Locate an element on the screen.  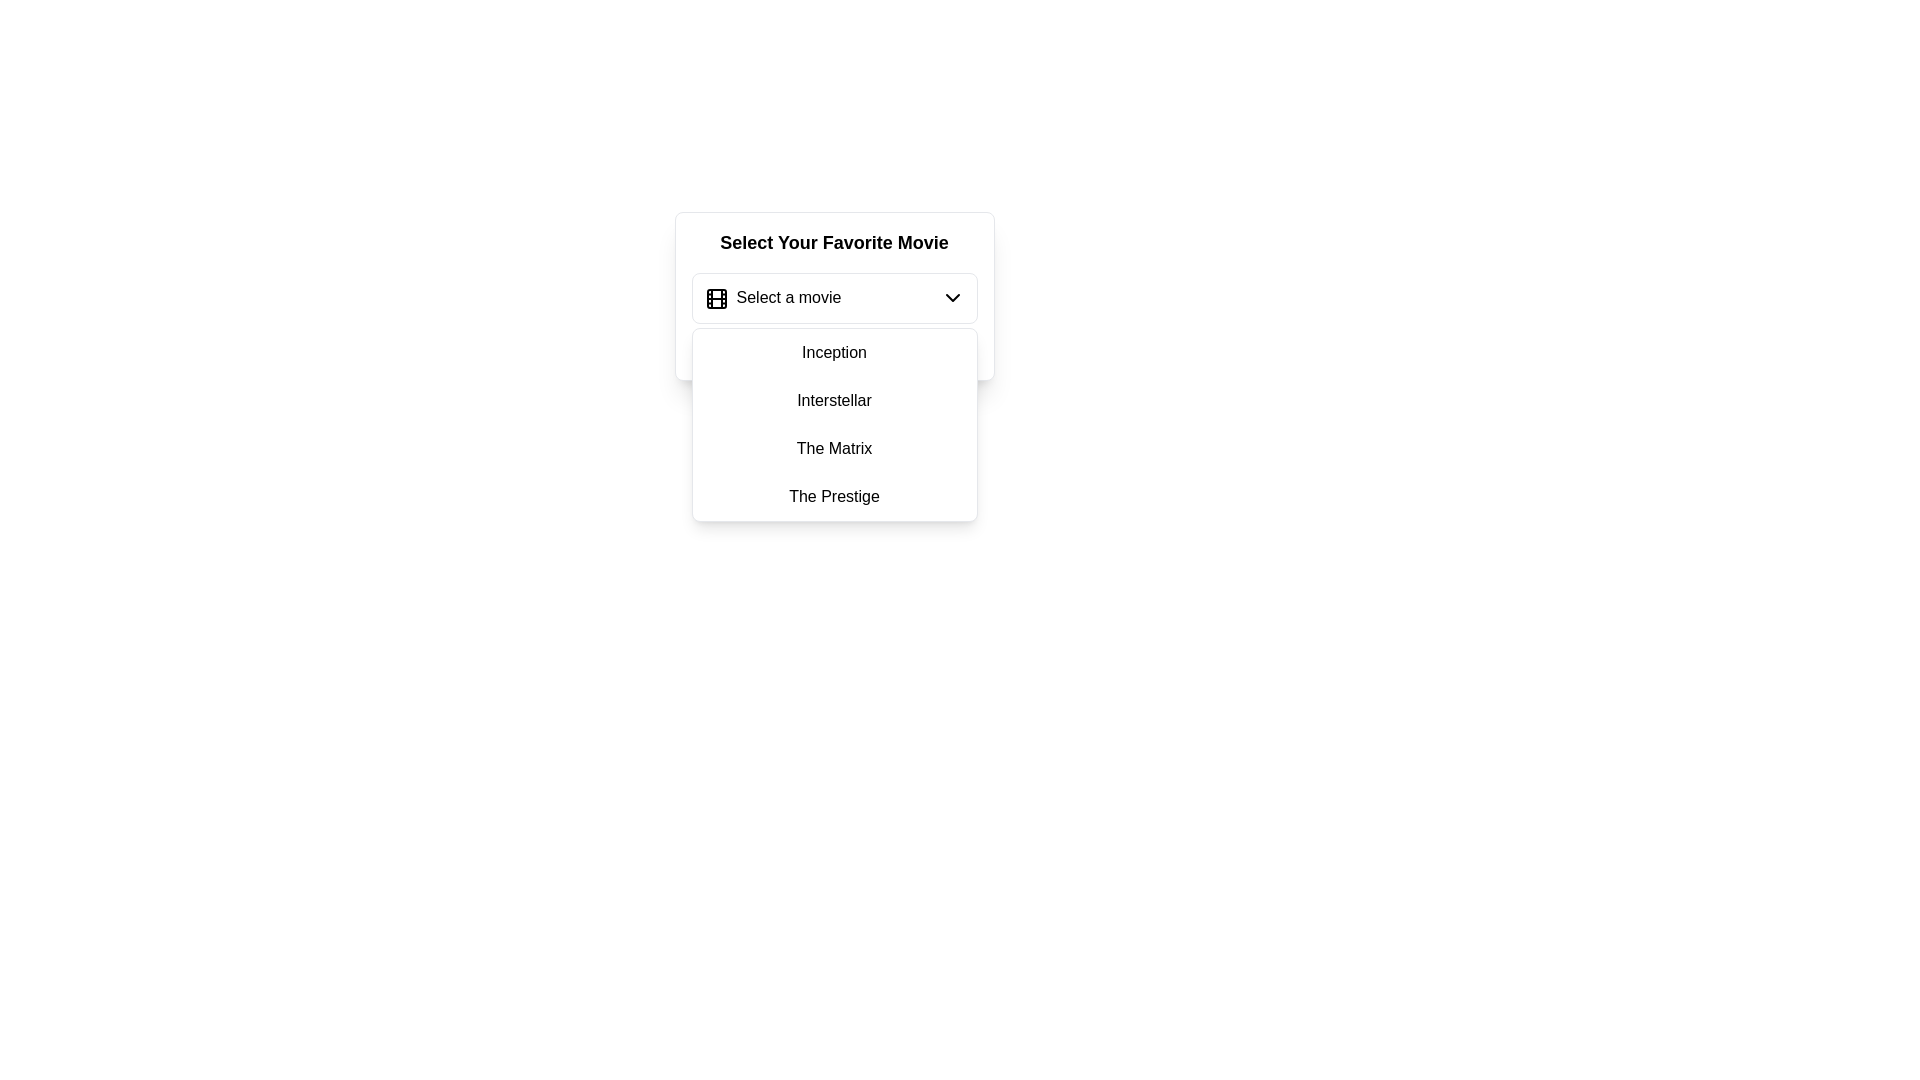
the film roll icon with a black stroke style, which is located to the left of the 'Select a movie' text in the dropdown-like header element is located at coordinates (716, 298).